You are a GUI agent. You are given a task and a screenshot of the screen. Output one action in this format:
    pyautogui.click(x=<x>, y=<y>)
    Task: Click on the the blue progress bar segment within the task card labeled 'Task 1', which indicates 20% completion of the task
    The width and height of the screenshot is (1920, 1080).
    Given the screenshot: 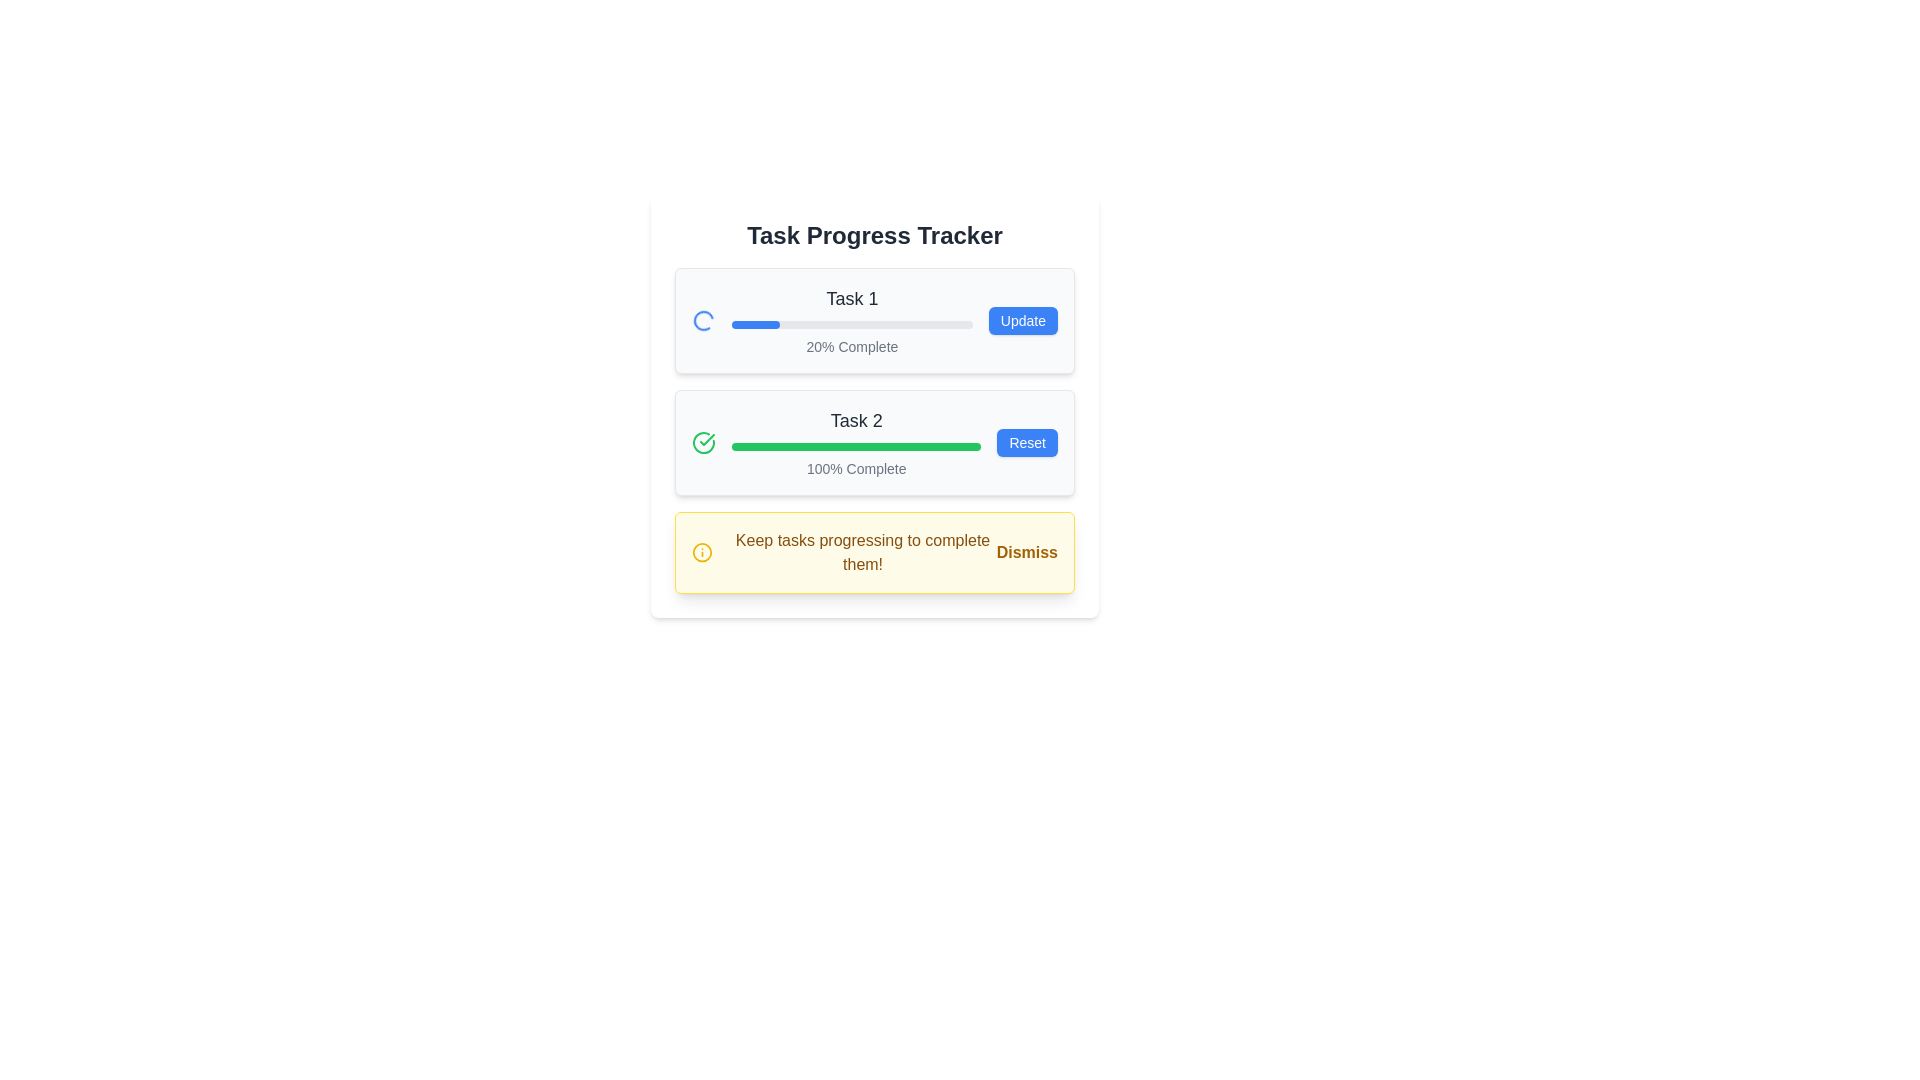 What is the action you would take?
    pyautogui.click(x=755, y=323)
    